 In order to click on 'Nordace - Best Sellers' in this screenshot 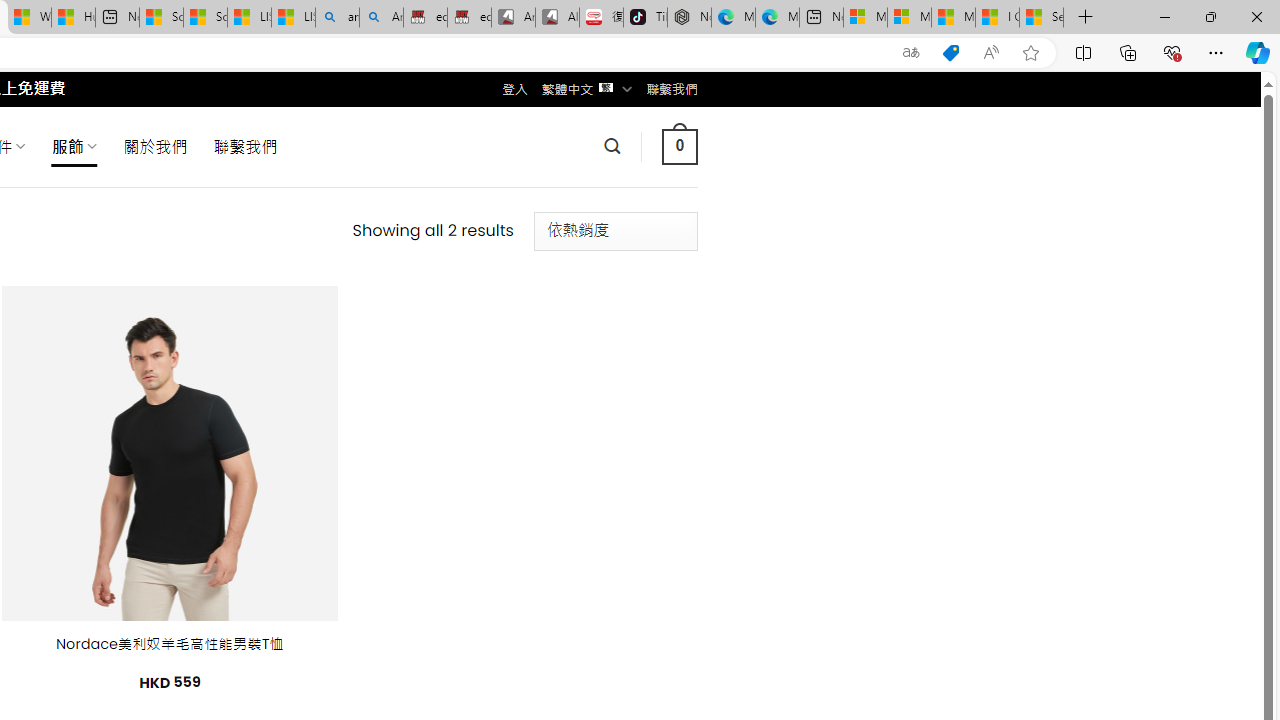, I will do `click(689, 17)`.